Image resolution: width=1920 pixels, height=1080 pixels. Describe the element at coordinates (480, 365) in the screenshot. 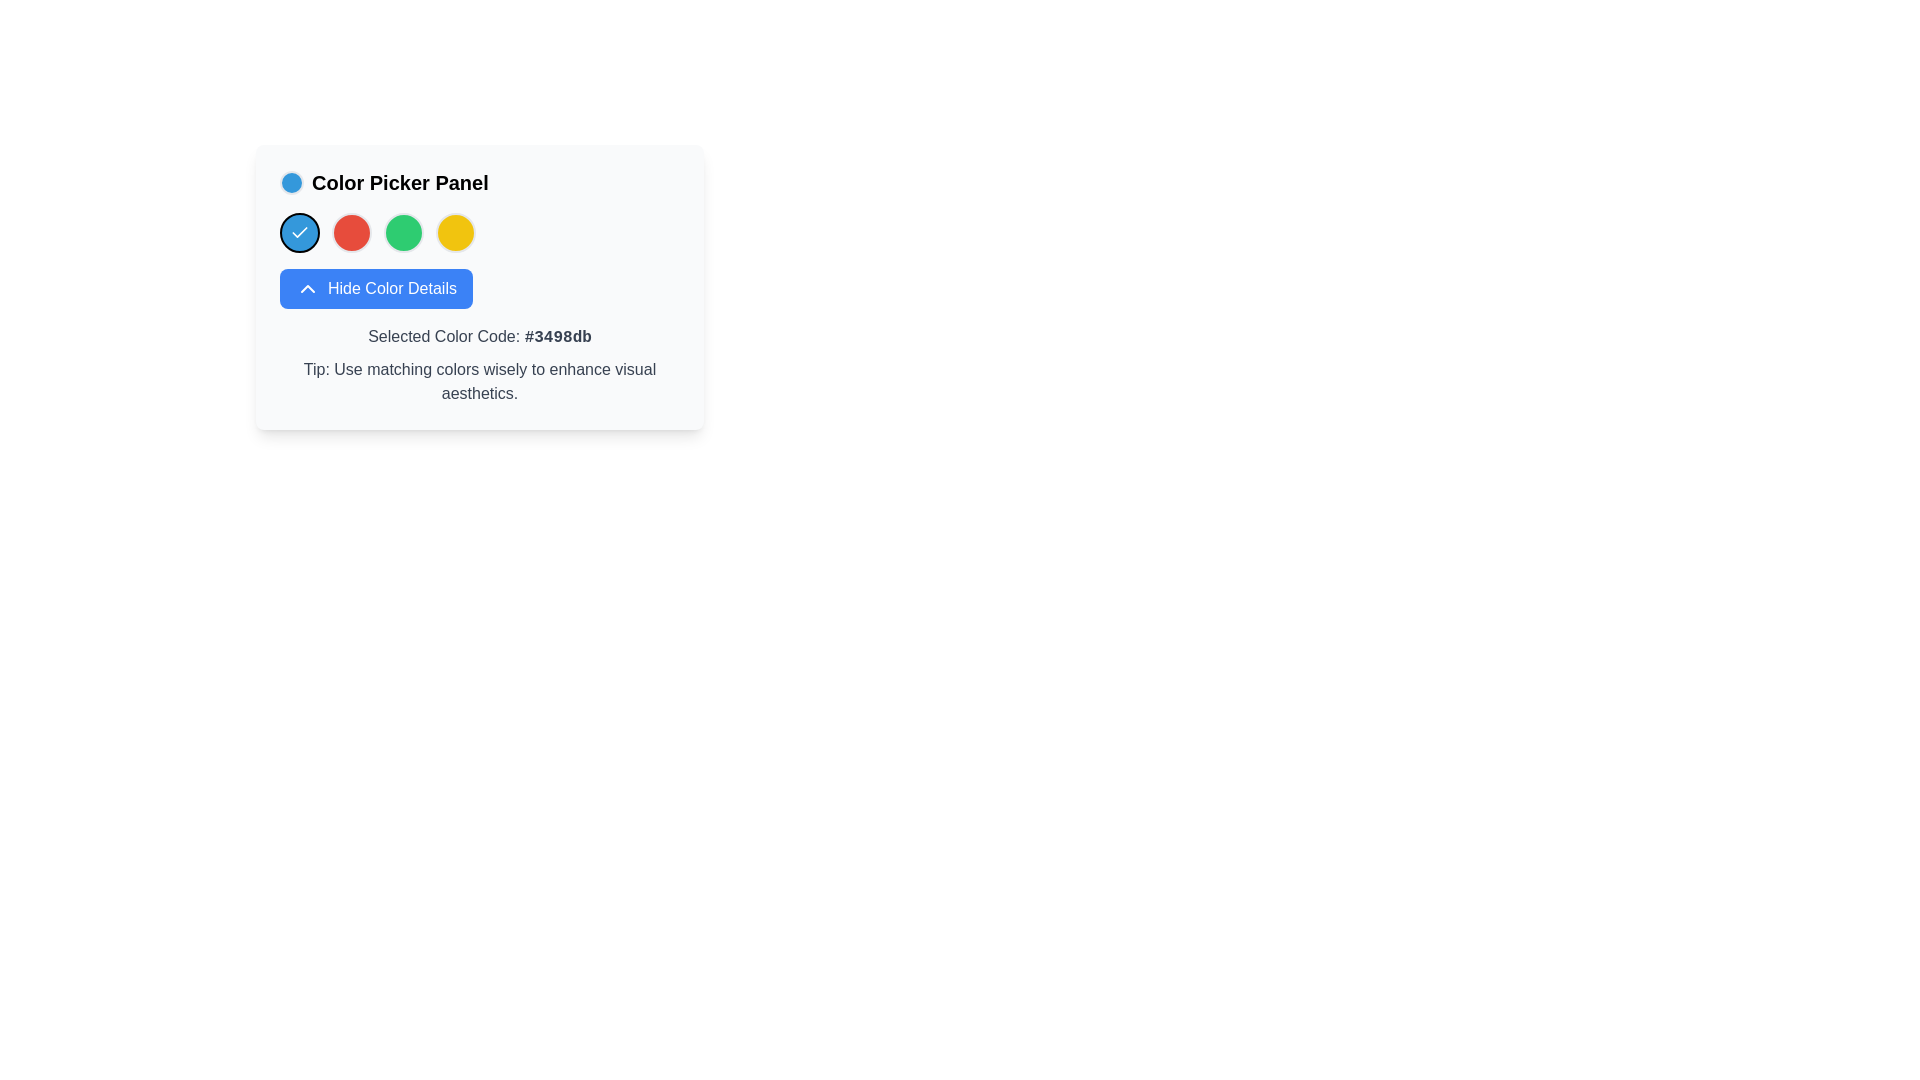

I see `information presented in the Informative text block located at the bottom of the Color Picker Panel, which includes the selected color code '#3498db' and a usage tip` at that location.